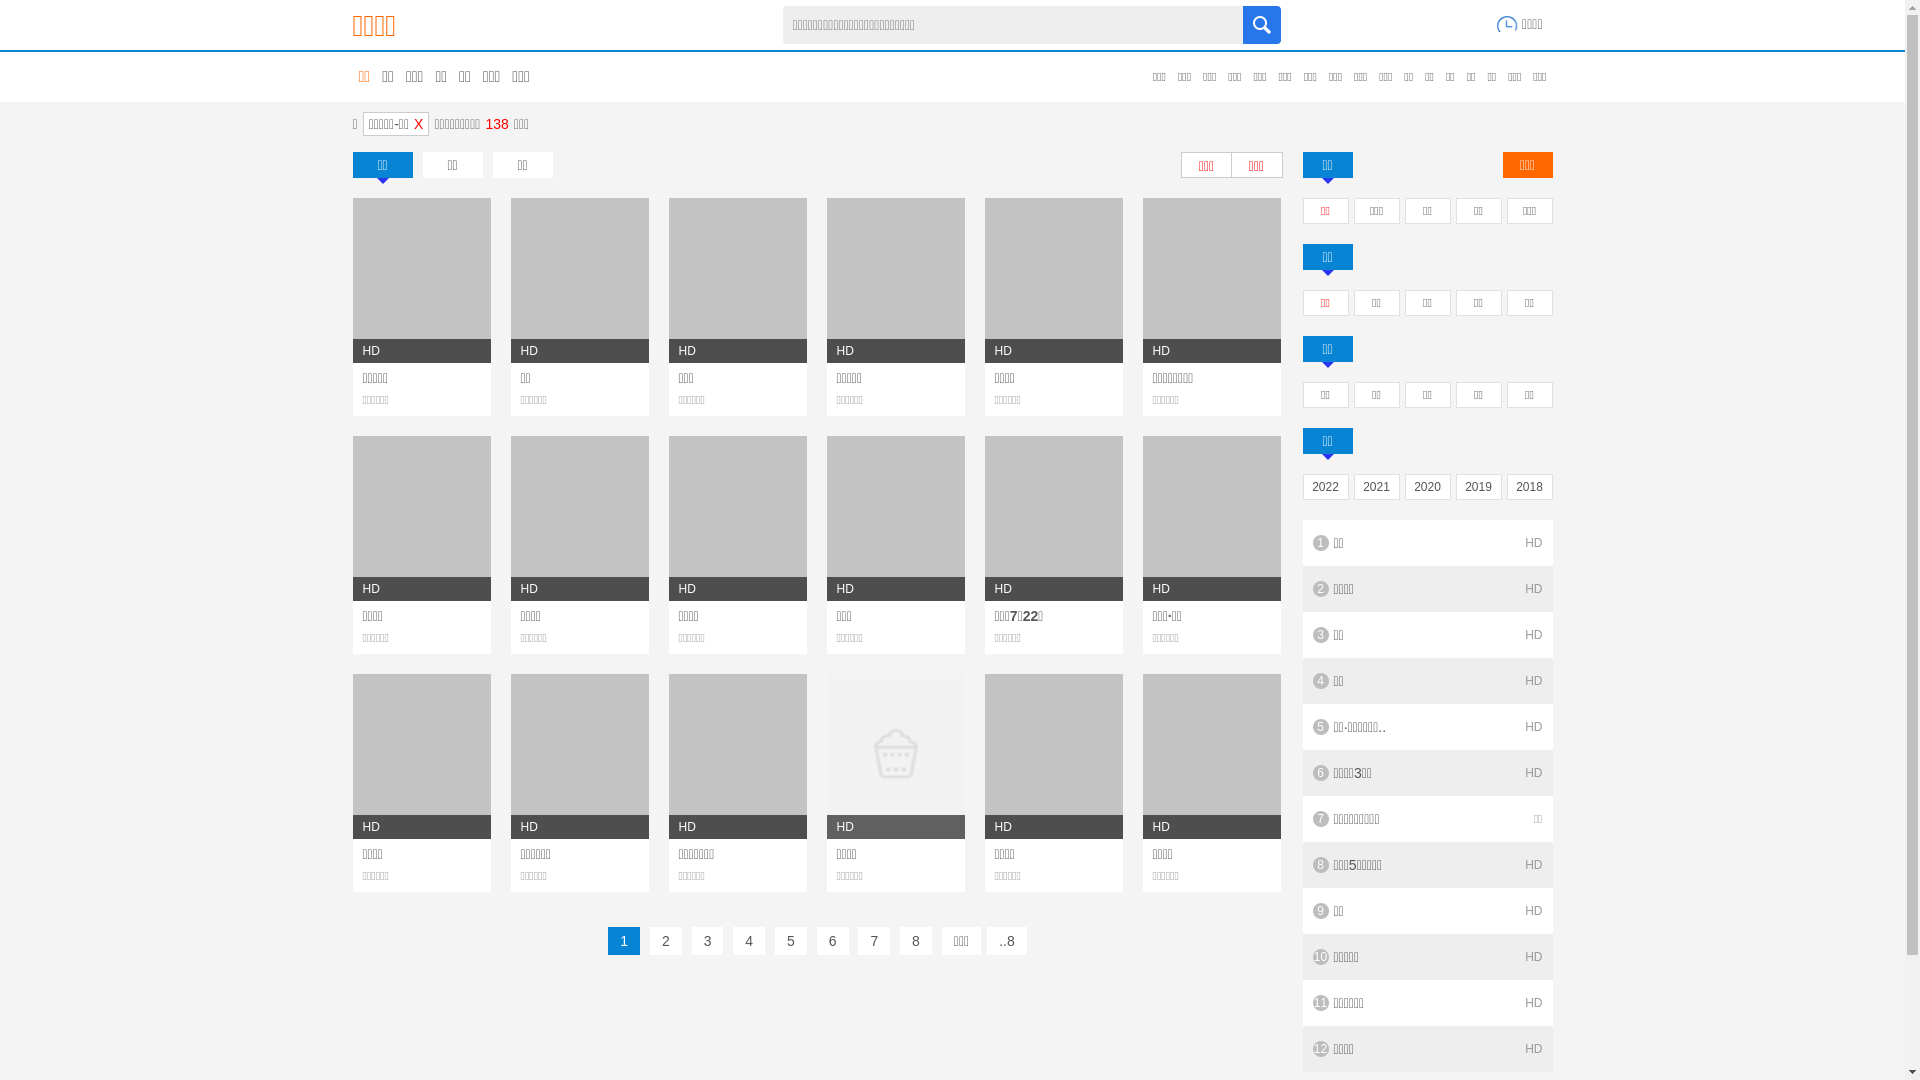 The image size is (1920, 1080). Describe the element at coordinates (747, 941) in the screenshot. I see `'4'` at that location.